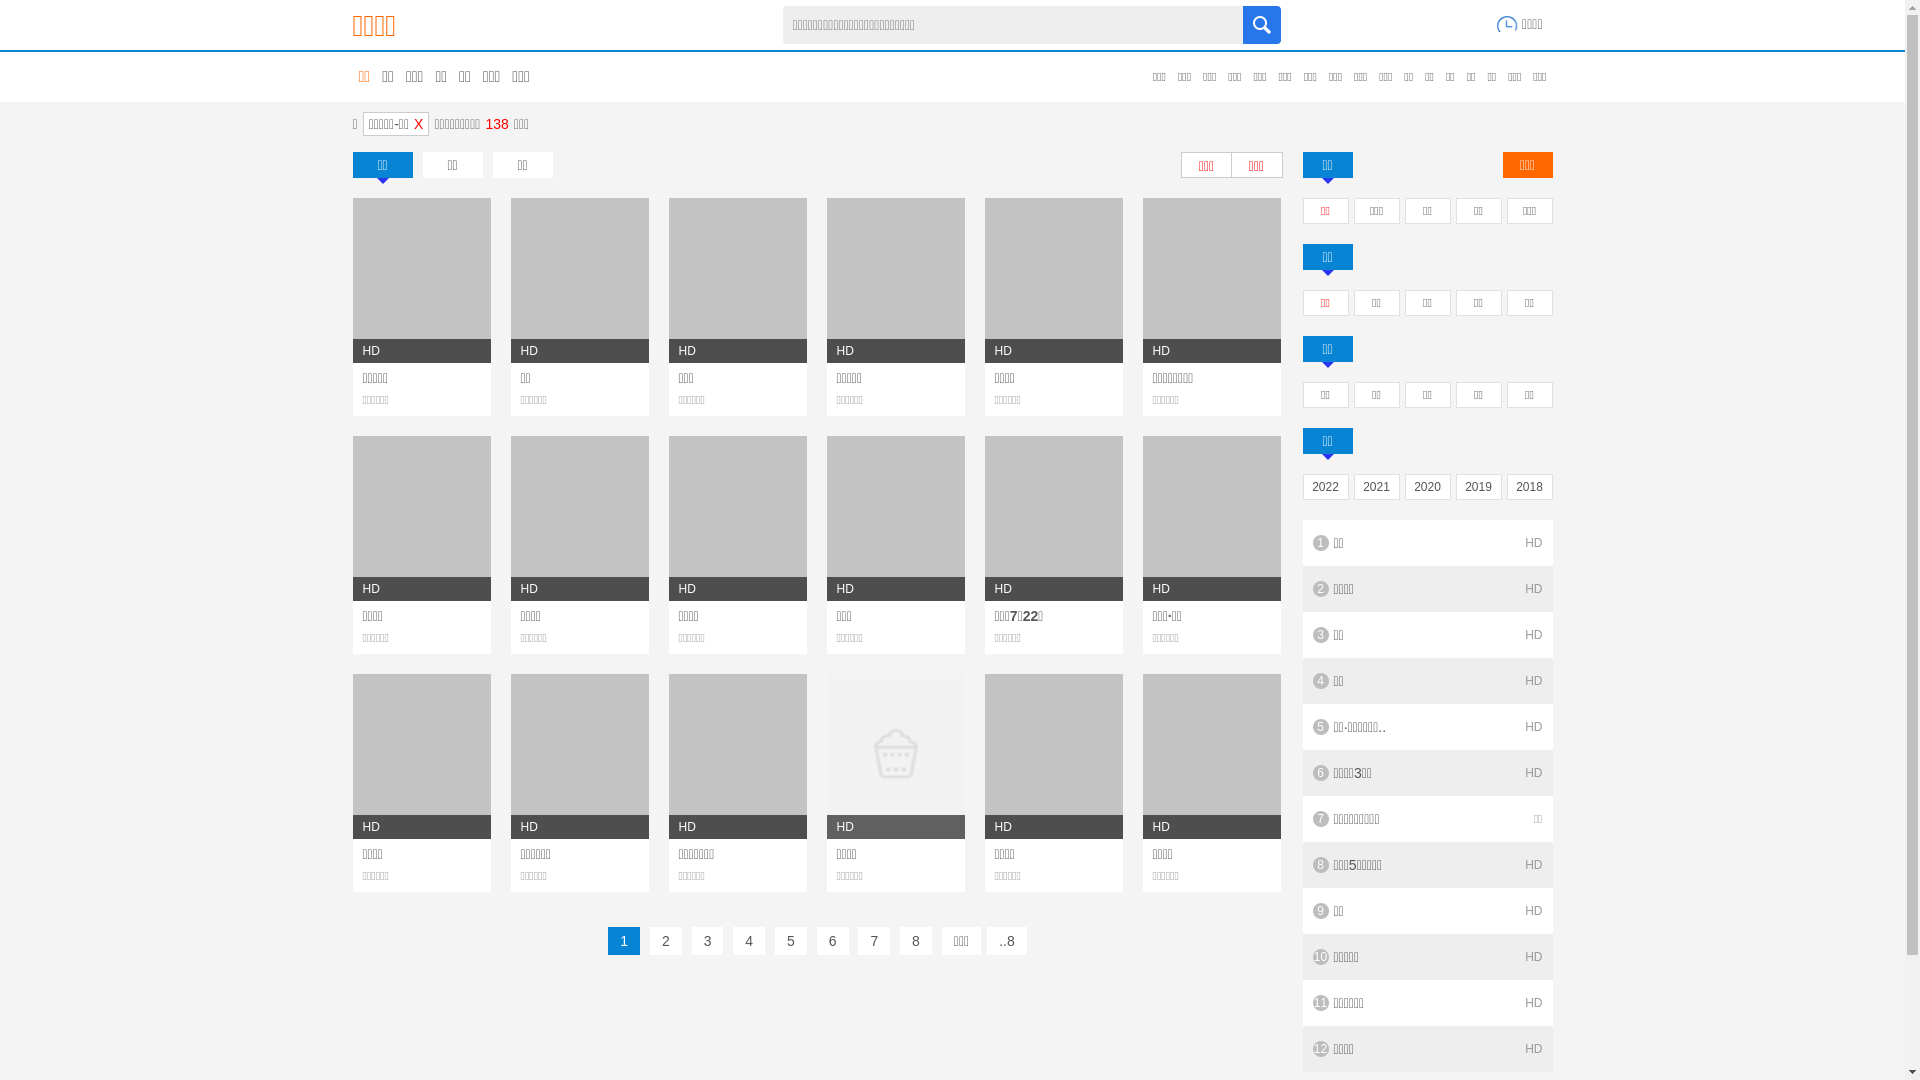 The image size is (1920, 1080). Describe the element at coordinates (747, 941) in the screenshot. I see `'4'` at that location.